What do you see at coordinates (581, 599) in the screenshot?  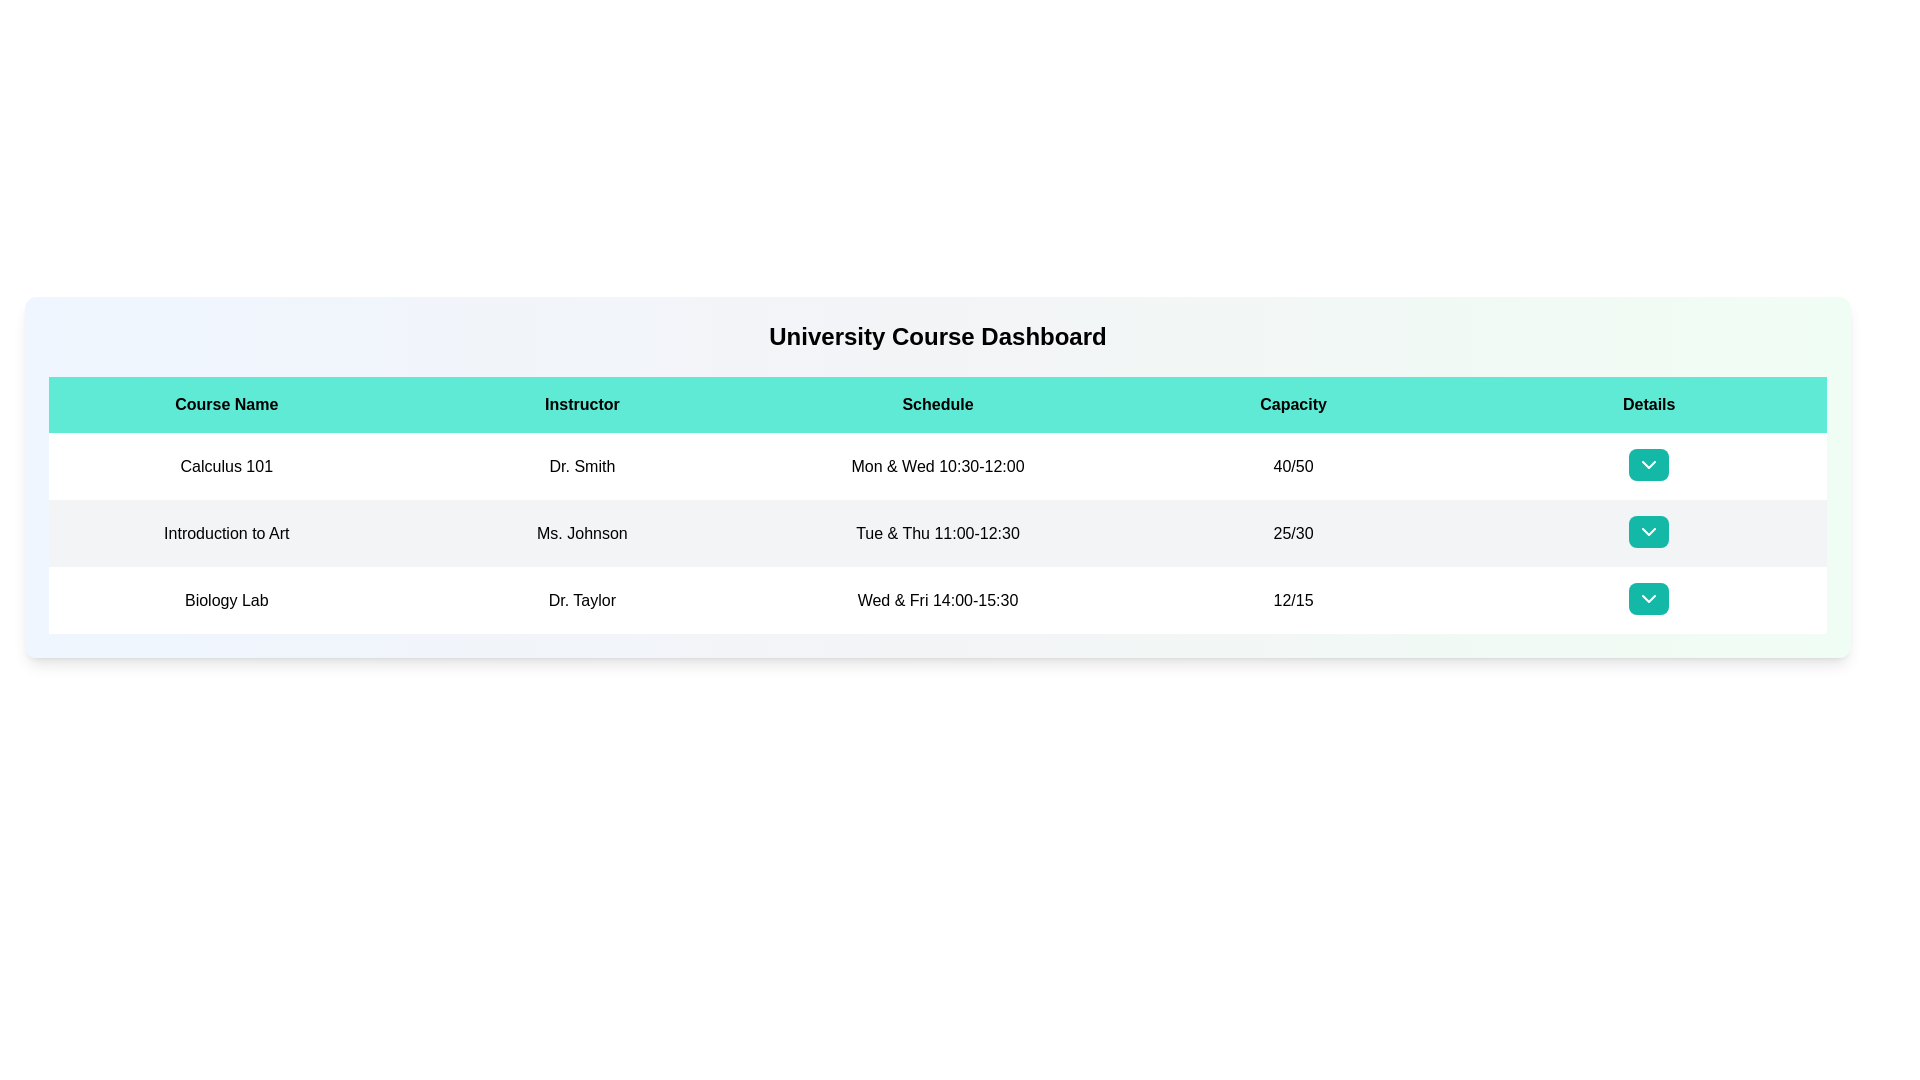 I see `the text label displaying 'Dr. Taylor' in the second column of the third row of the table on the University Course Dashboard` at bounding box center [581, 599].